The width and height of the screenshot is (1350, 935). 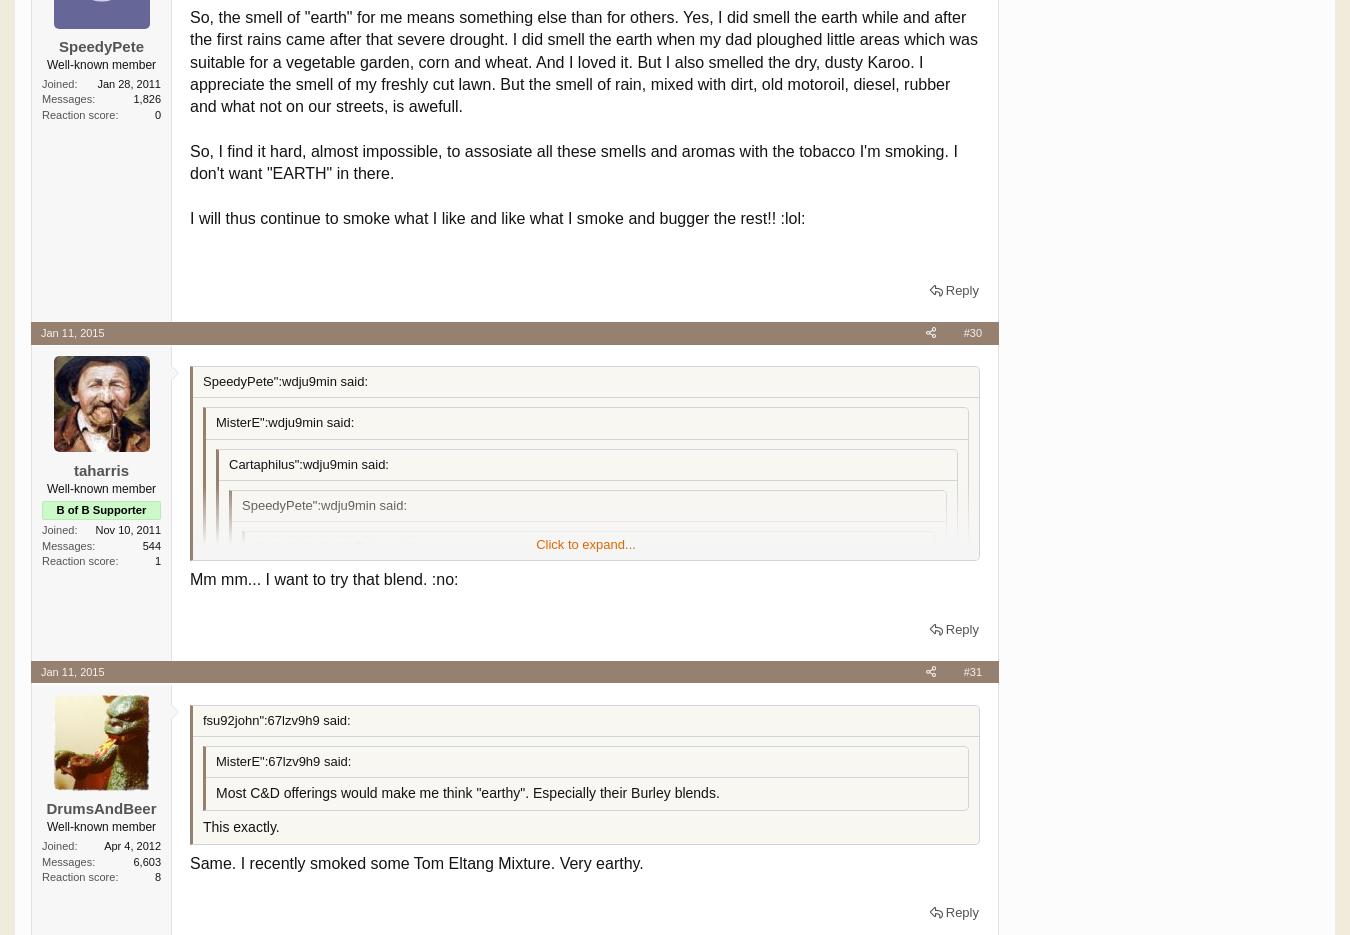 What do you see at coordinates (971, 670) in the screenshot?
I see `'#31'` at bounding box center [971, 670].